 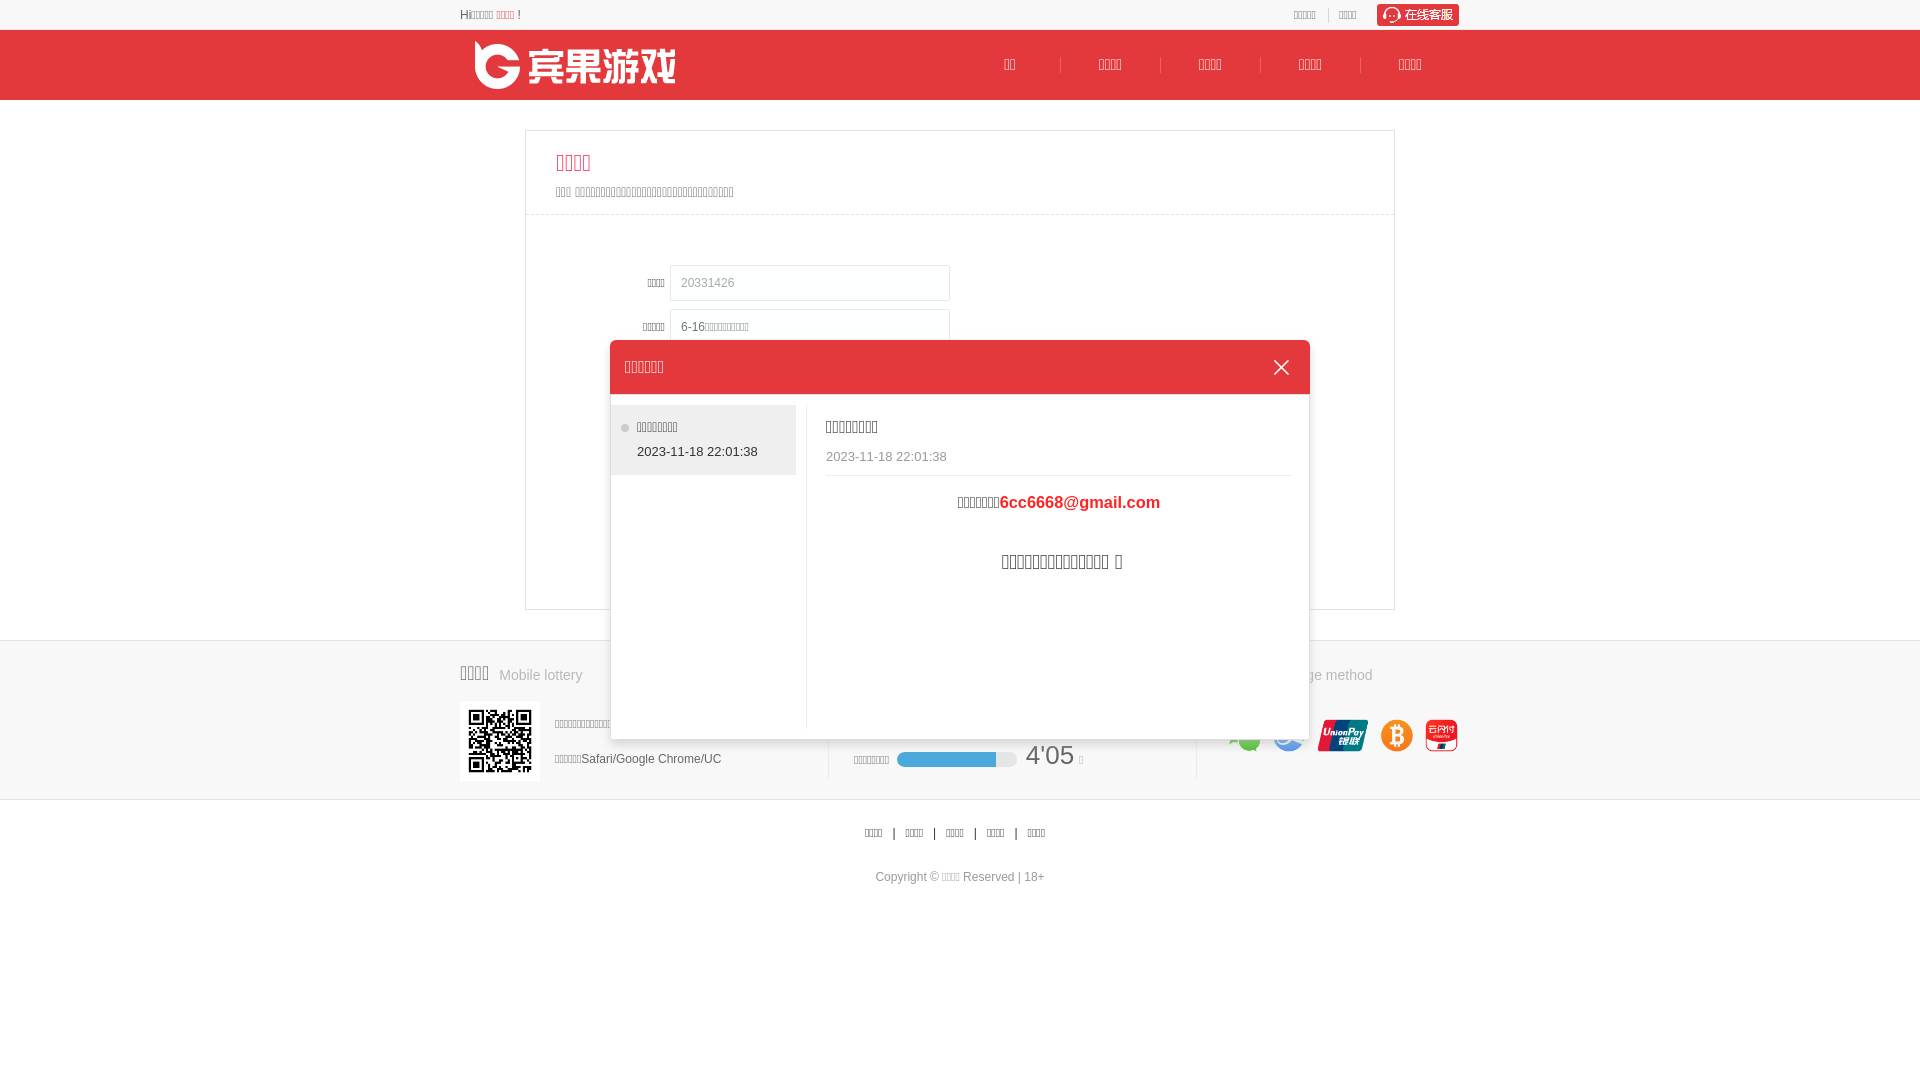 I want to click on '|', so click(x=1015, y=833).